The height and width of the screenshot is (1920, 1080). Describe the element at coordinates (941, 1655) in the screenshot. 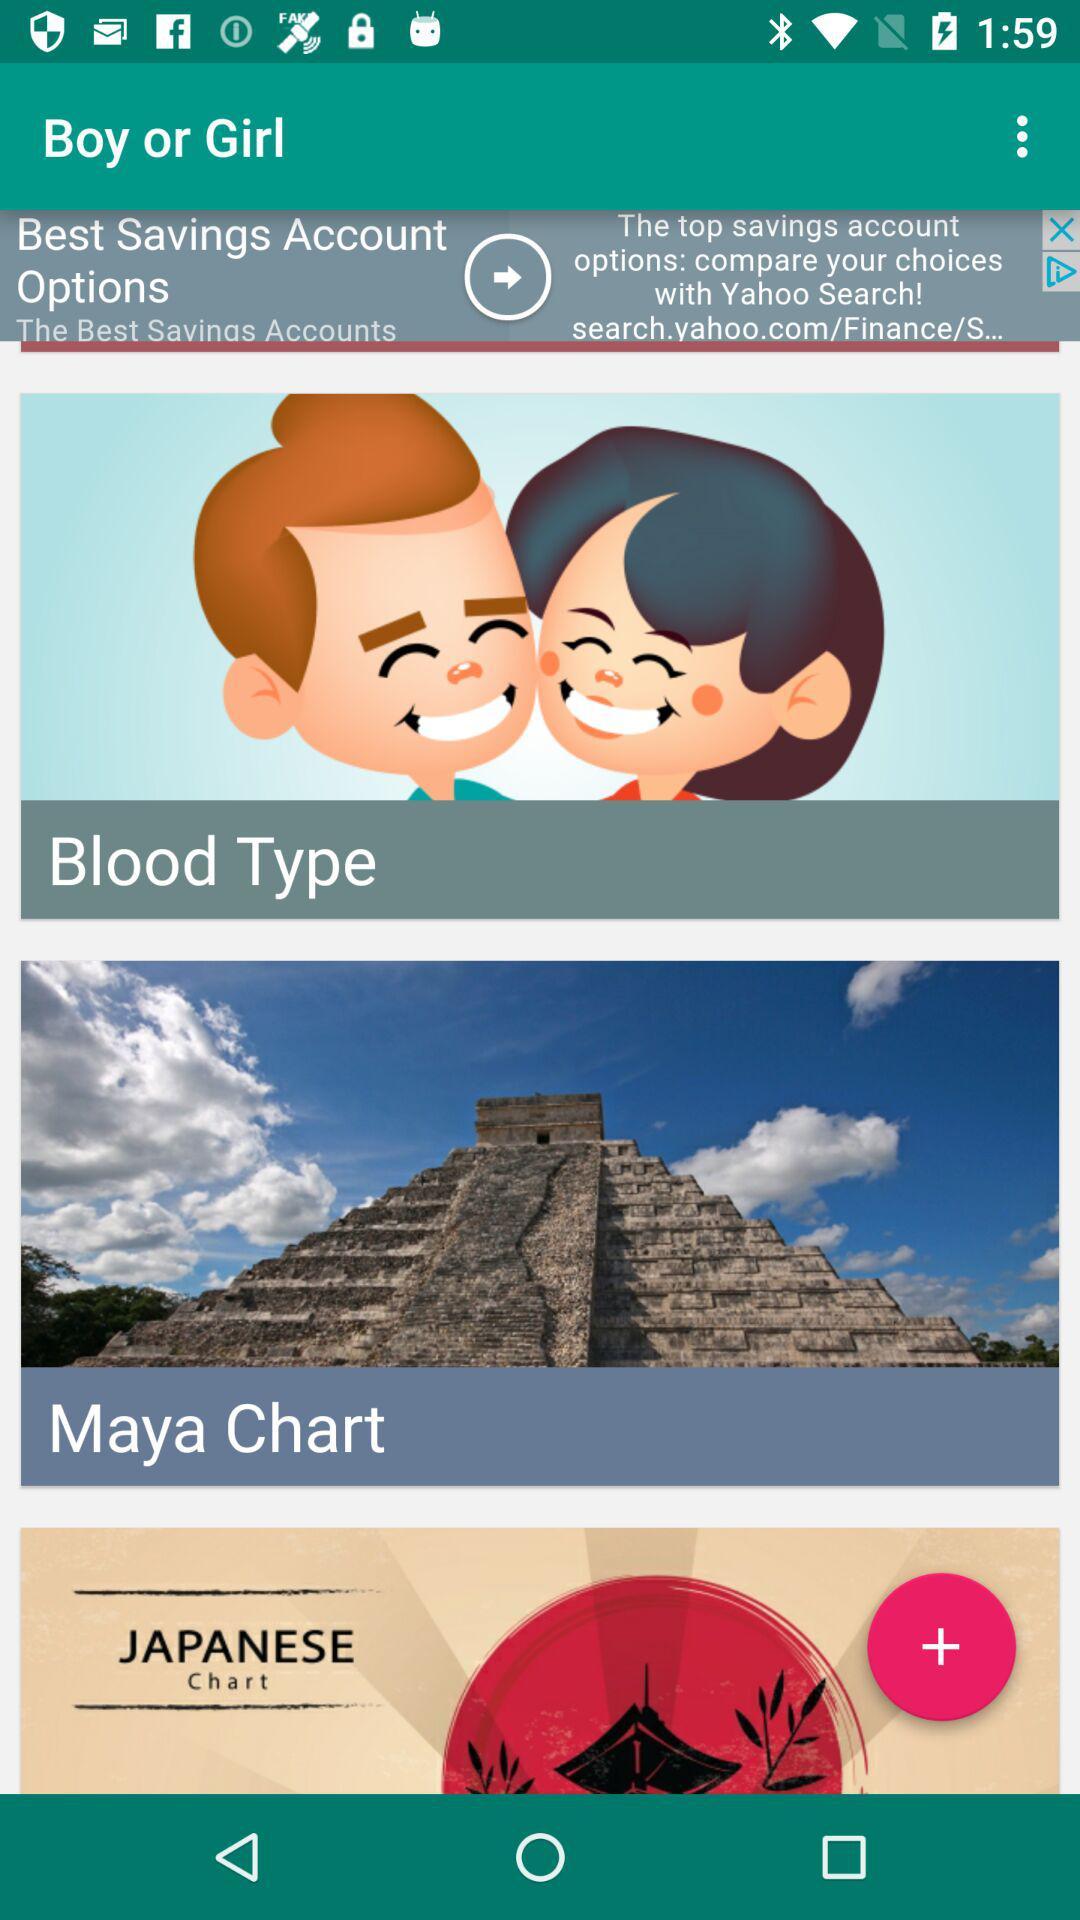

I see `the button at the top right bottom of the page` at that location.